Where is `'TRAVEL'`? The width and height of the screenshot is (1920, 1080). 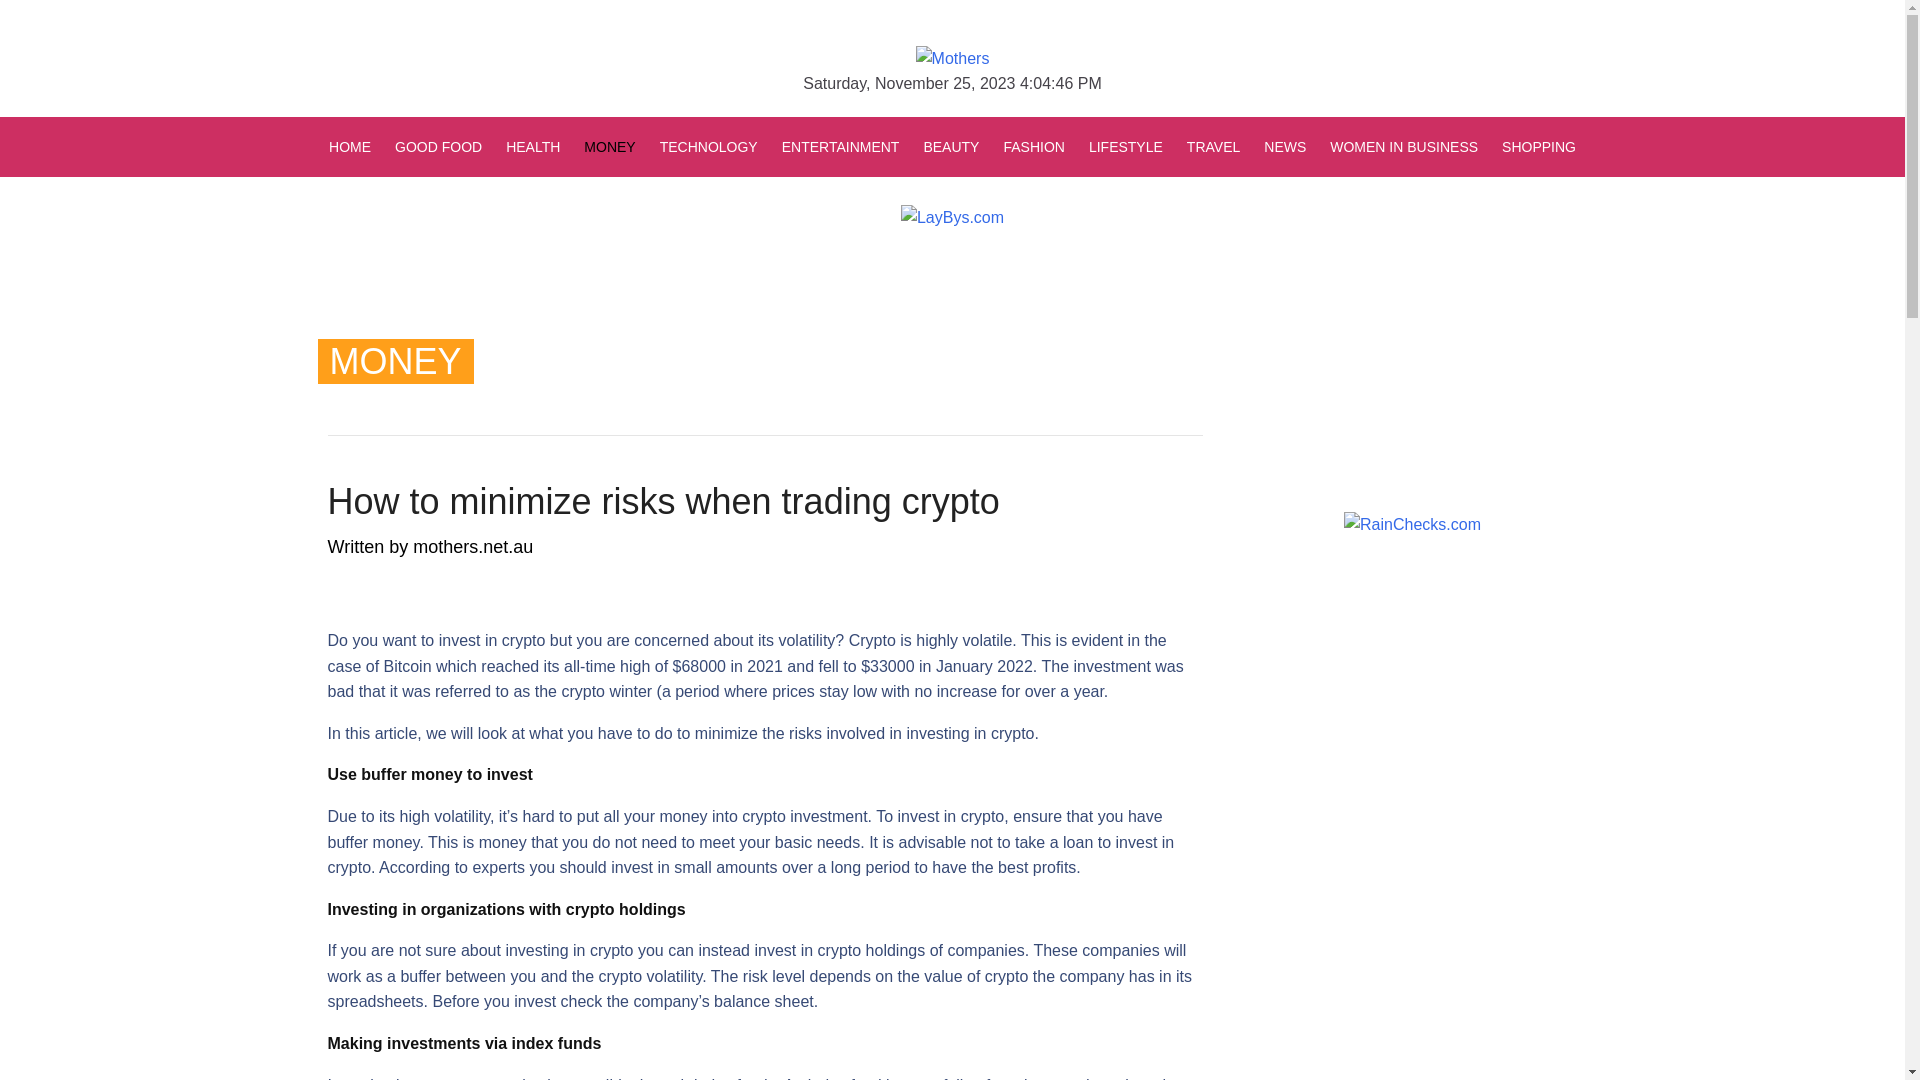 'TRAVEL' is located at coordinates (1212, 145).